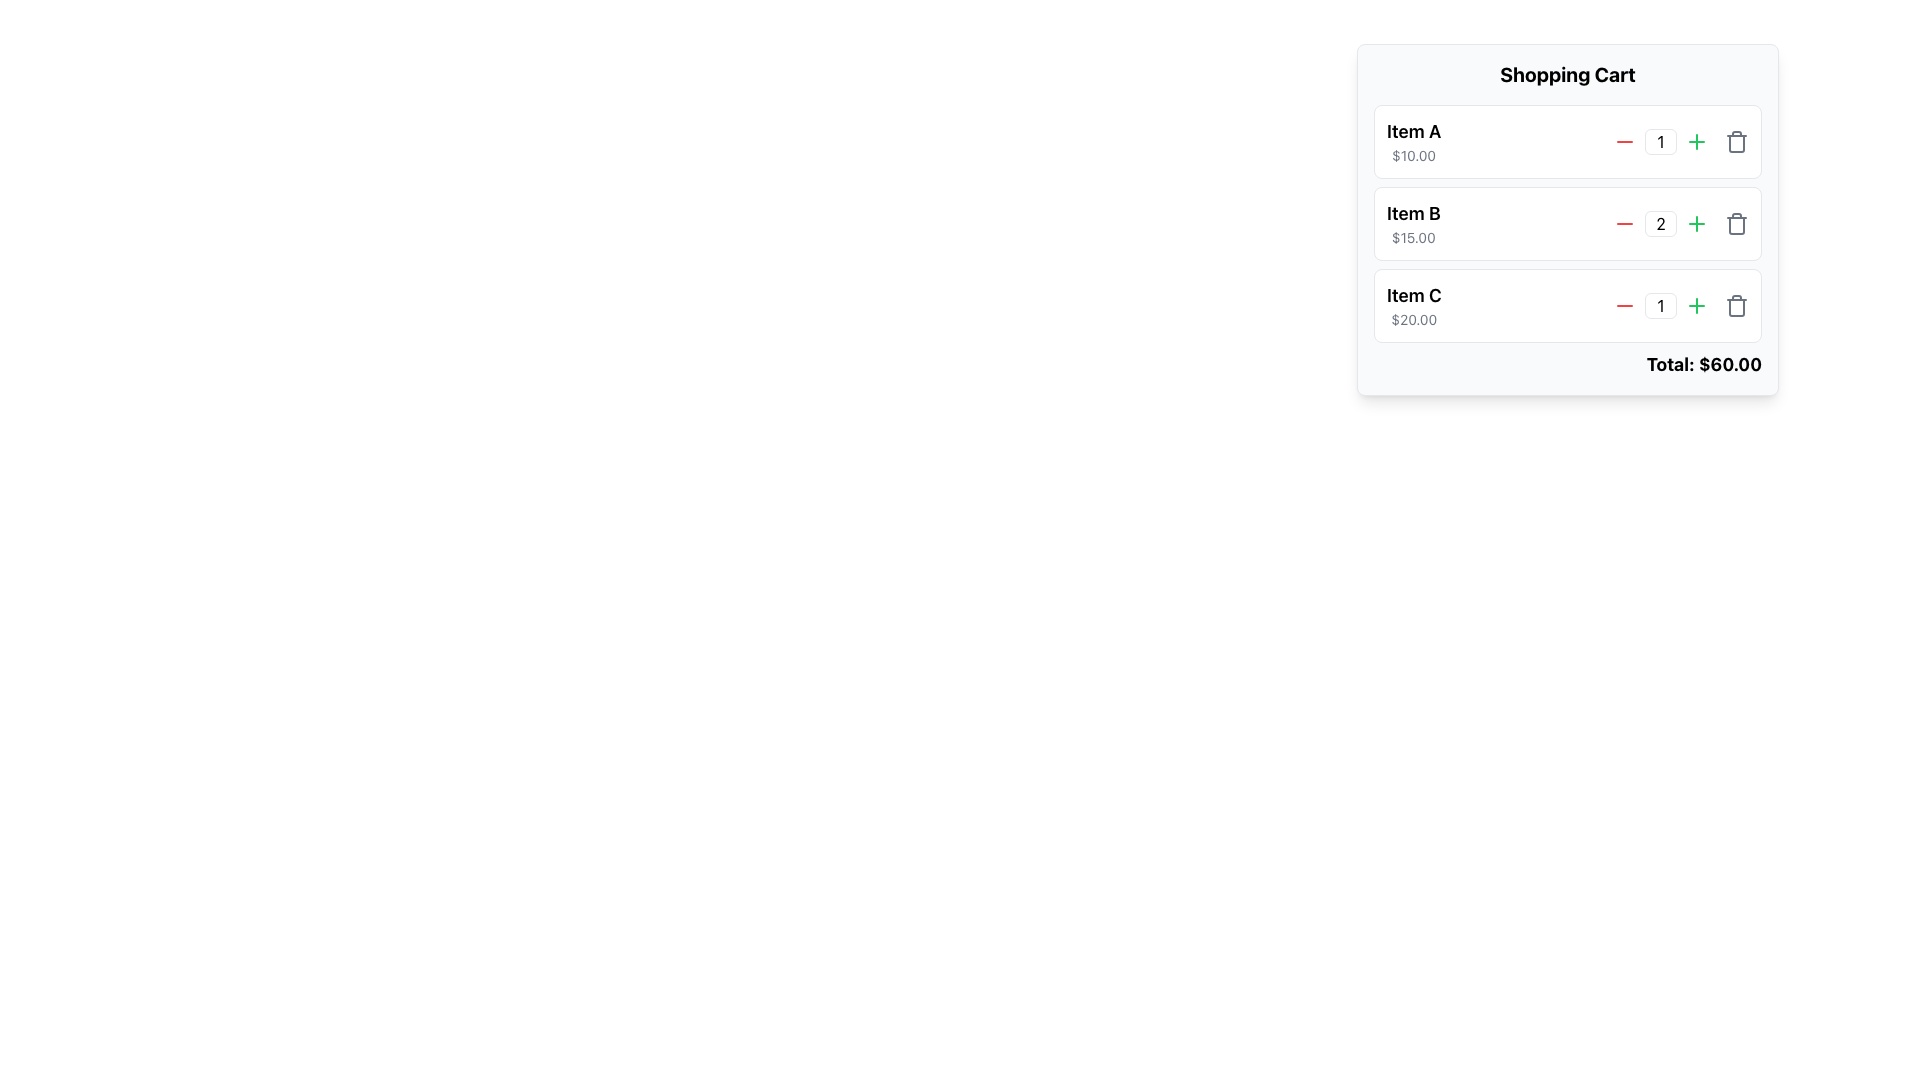 This screenshot has height=1080, width=1920. I want to click on the static text displaying the price of 'Item C' in the shopping cart interface, which is located below the label 'Item C', so click(1413, 319).